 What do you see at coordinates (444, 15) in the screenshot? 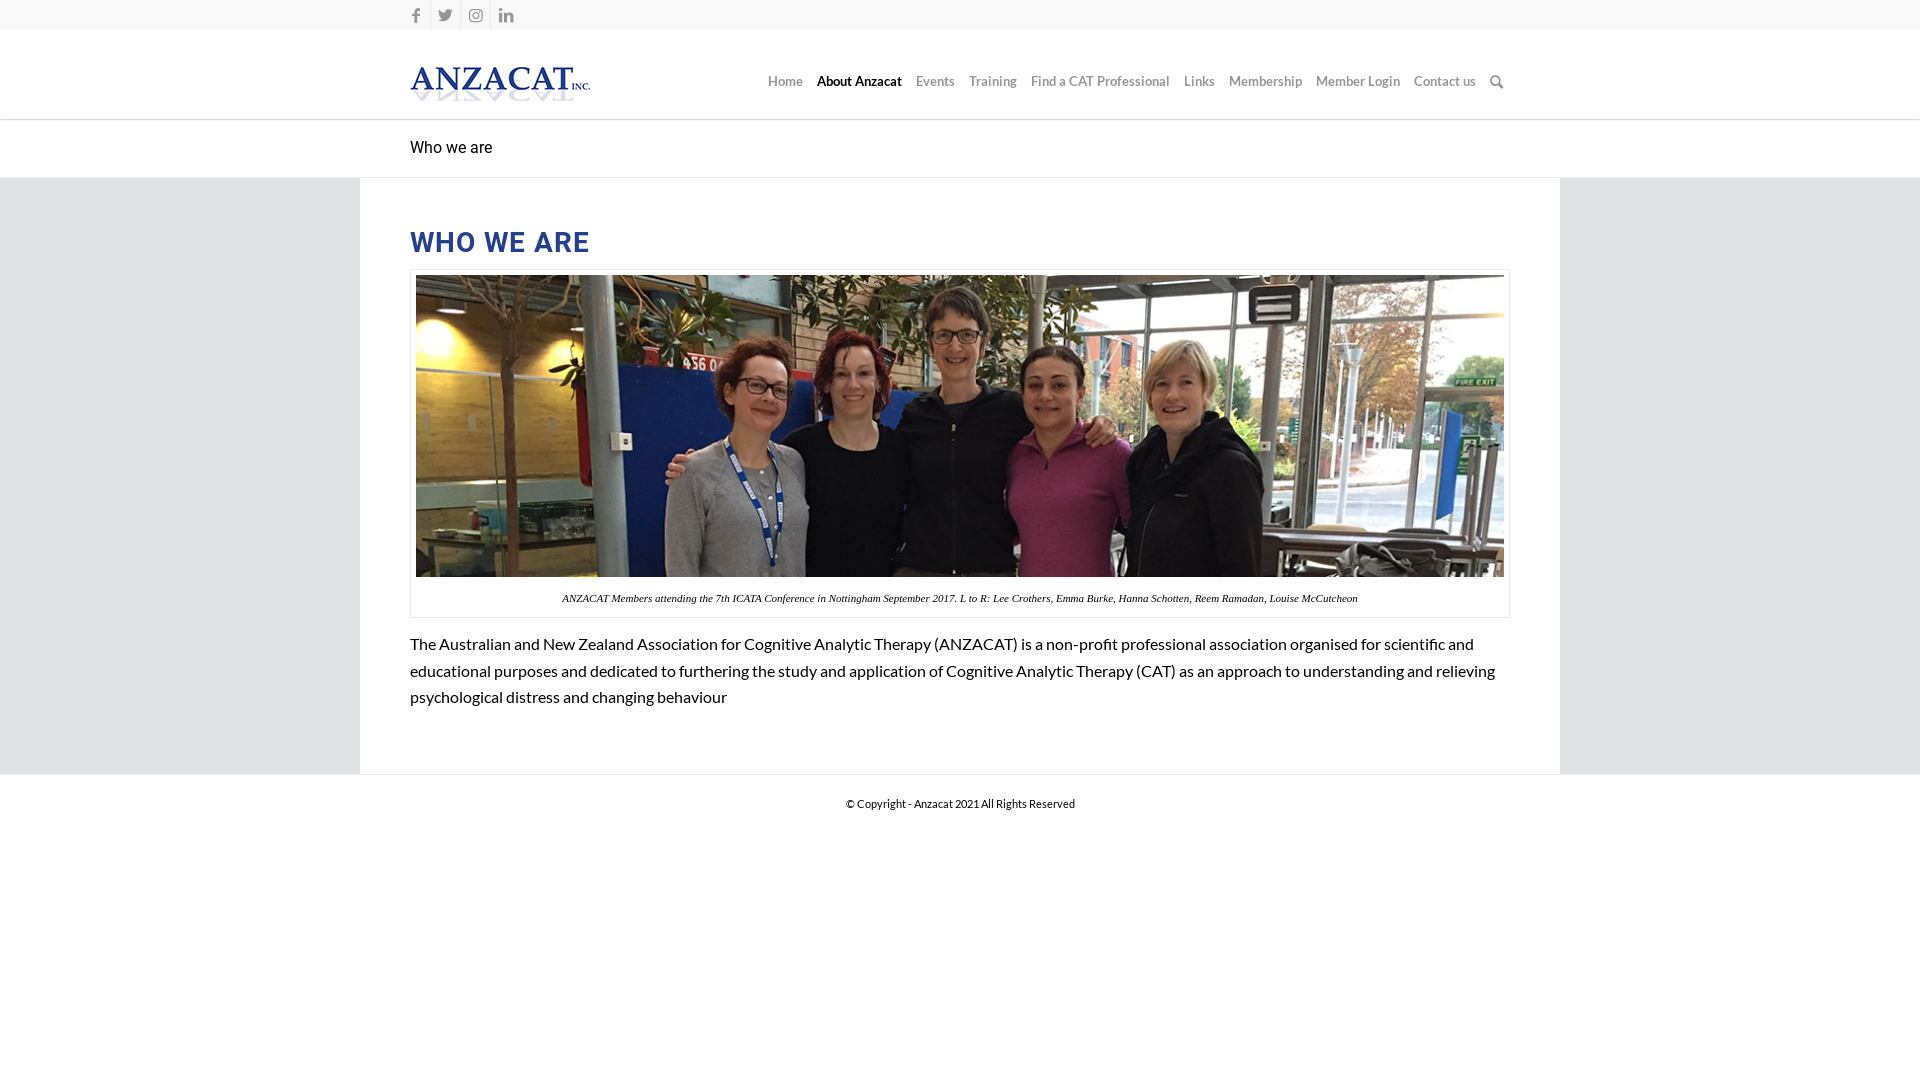
I see `'Twitter'` at bounding box center [444, 15].